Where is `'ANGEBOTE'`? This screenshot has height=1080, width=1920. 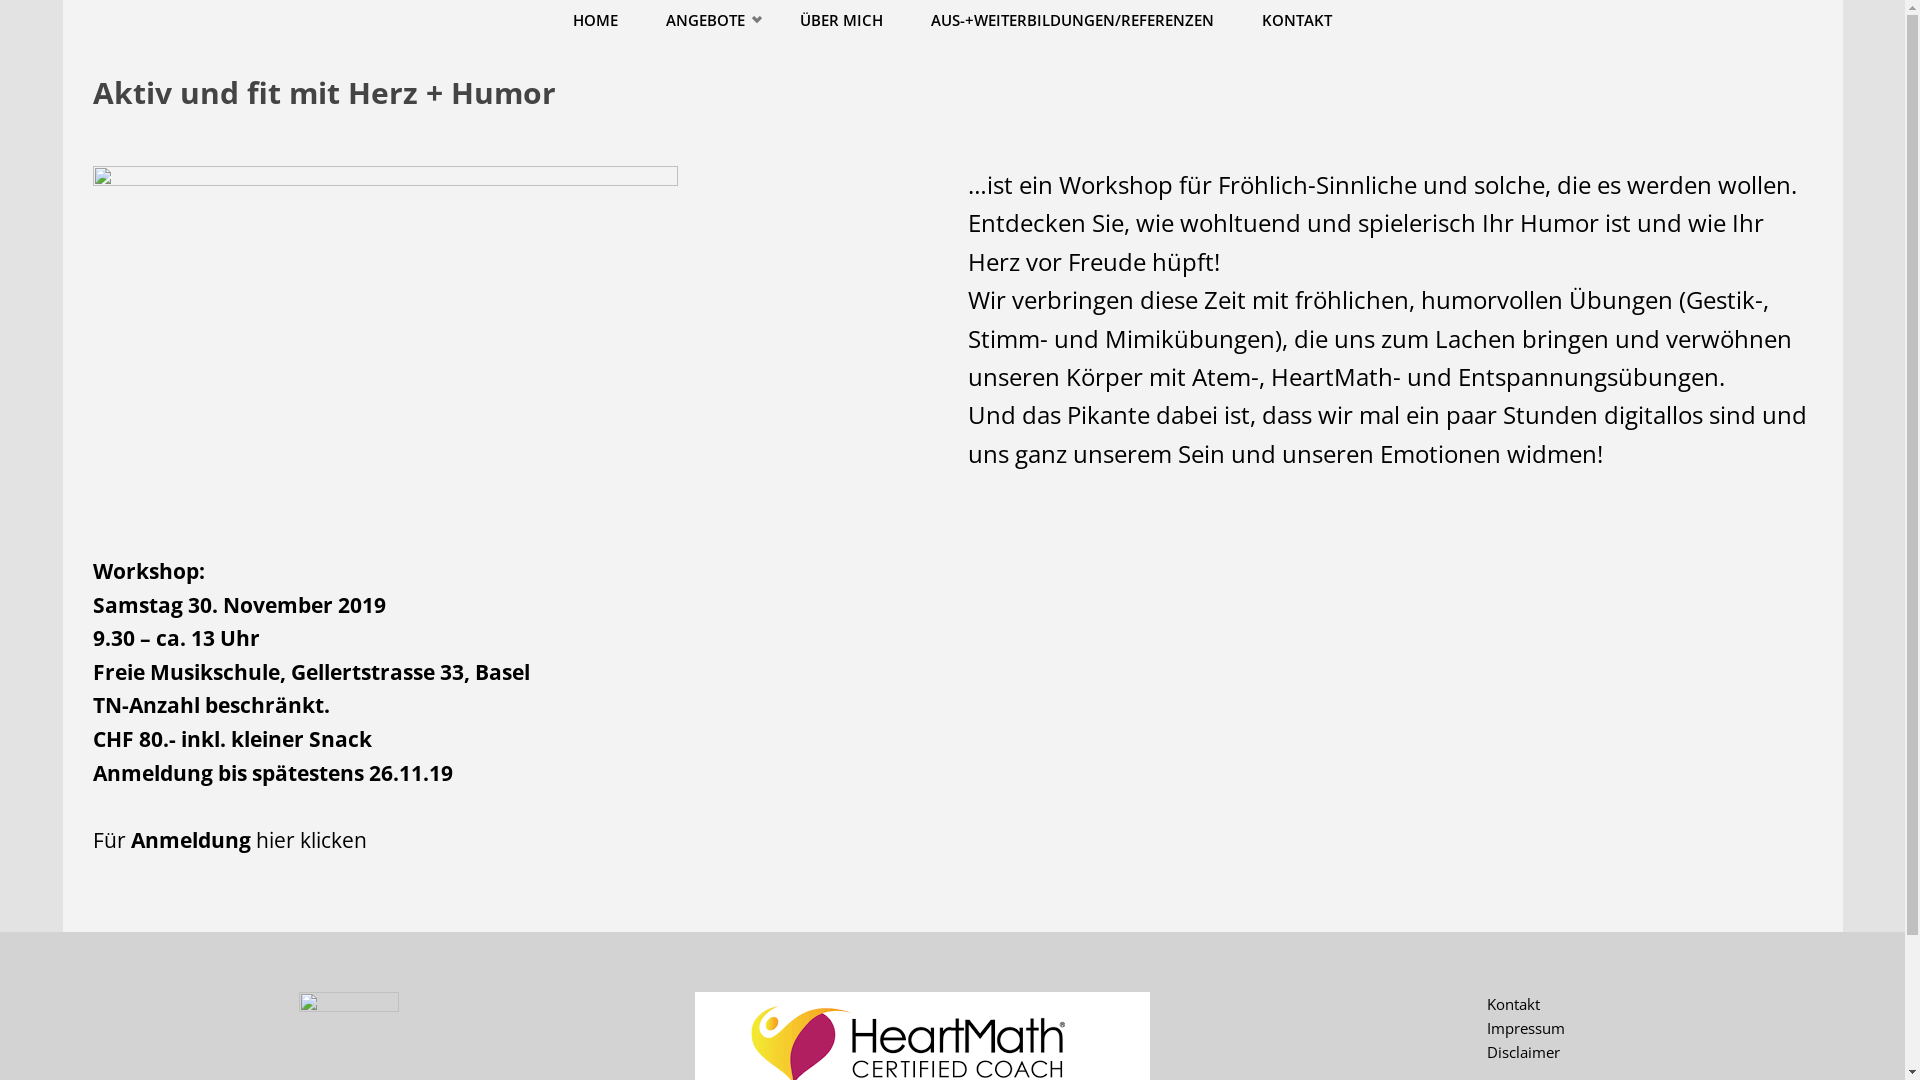 'ANGEBOTE' is located at coordinates (709, 19).